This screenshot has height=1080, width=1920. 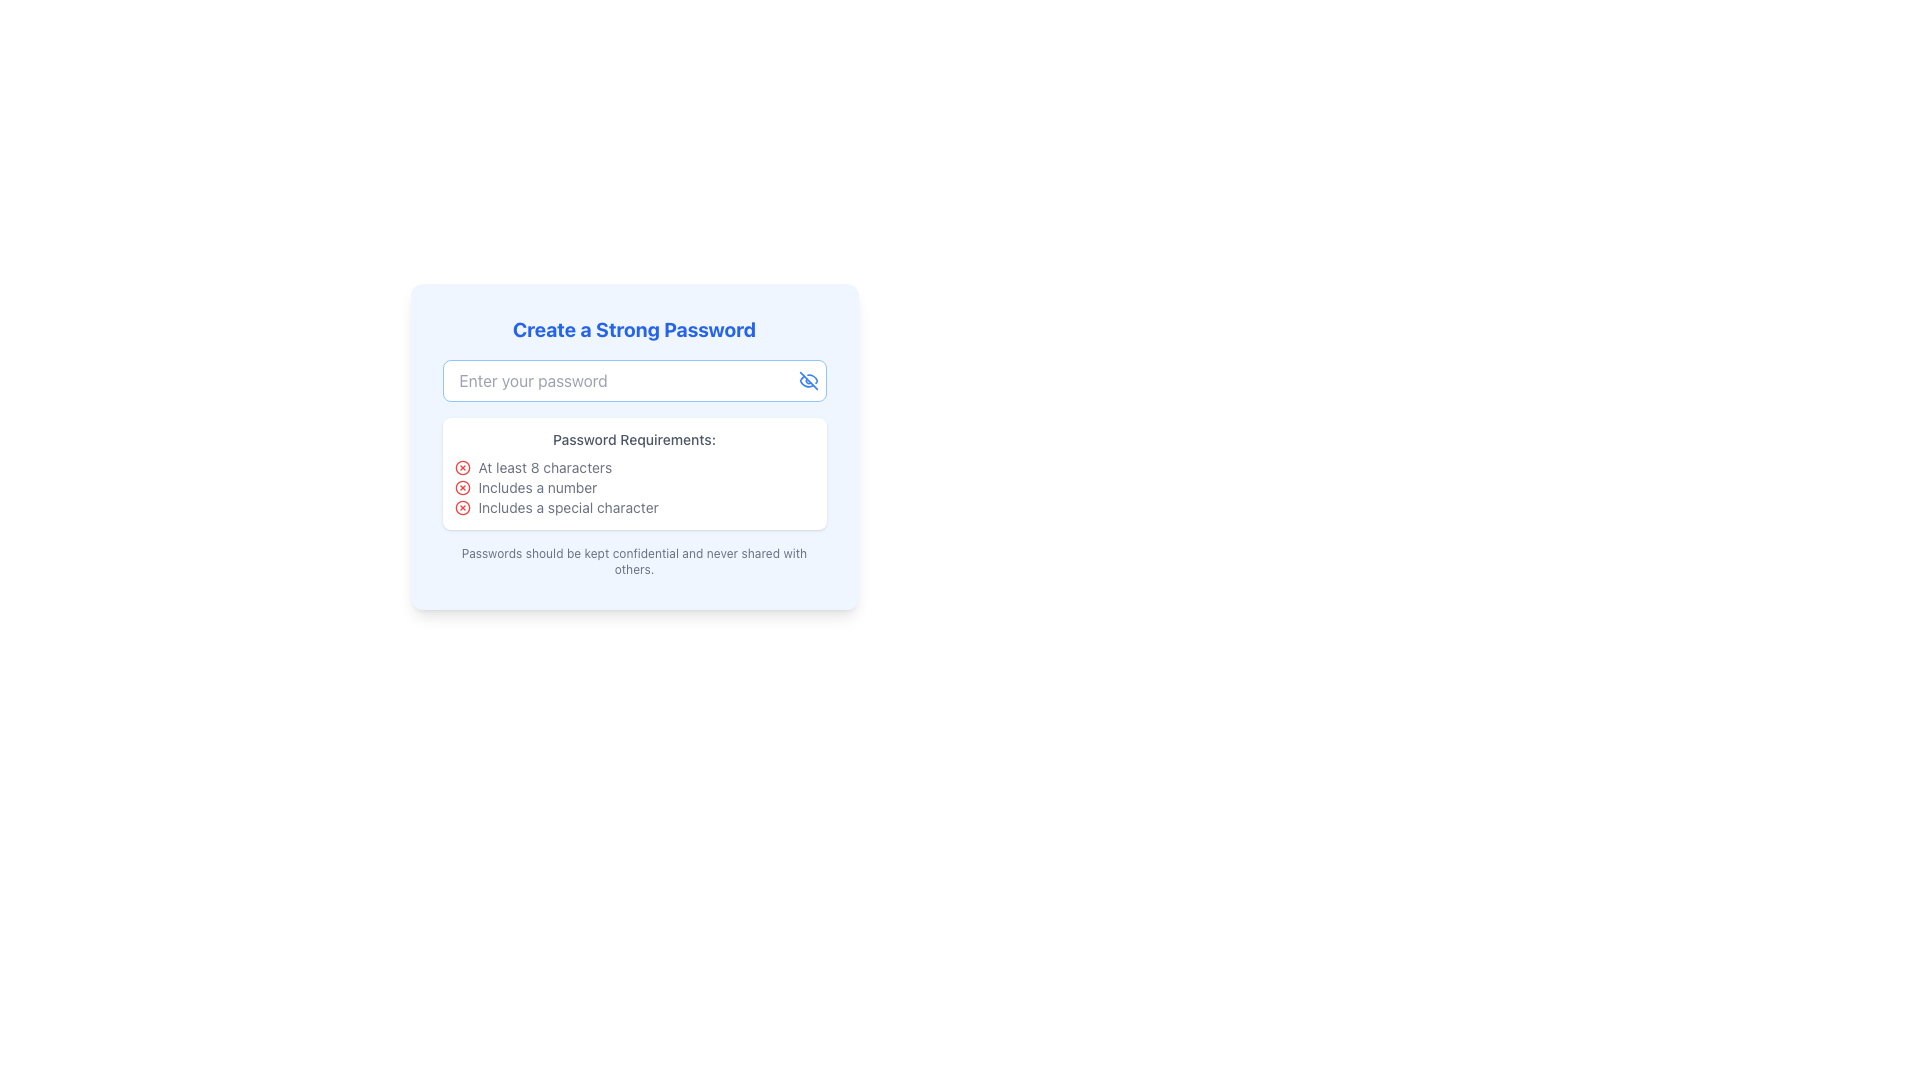 I want to click on the password requirement indicator that shows whether a number is included in the password, which is the second item in the list of password requirements, so click(x=633, y=488).